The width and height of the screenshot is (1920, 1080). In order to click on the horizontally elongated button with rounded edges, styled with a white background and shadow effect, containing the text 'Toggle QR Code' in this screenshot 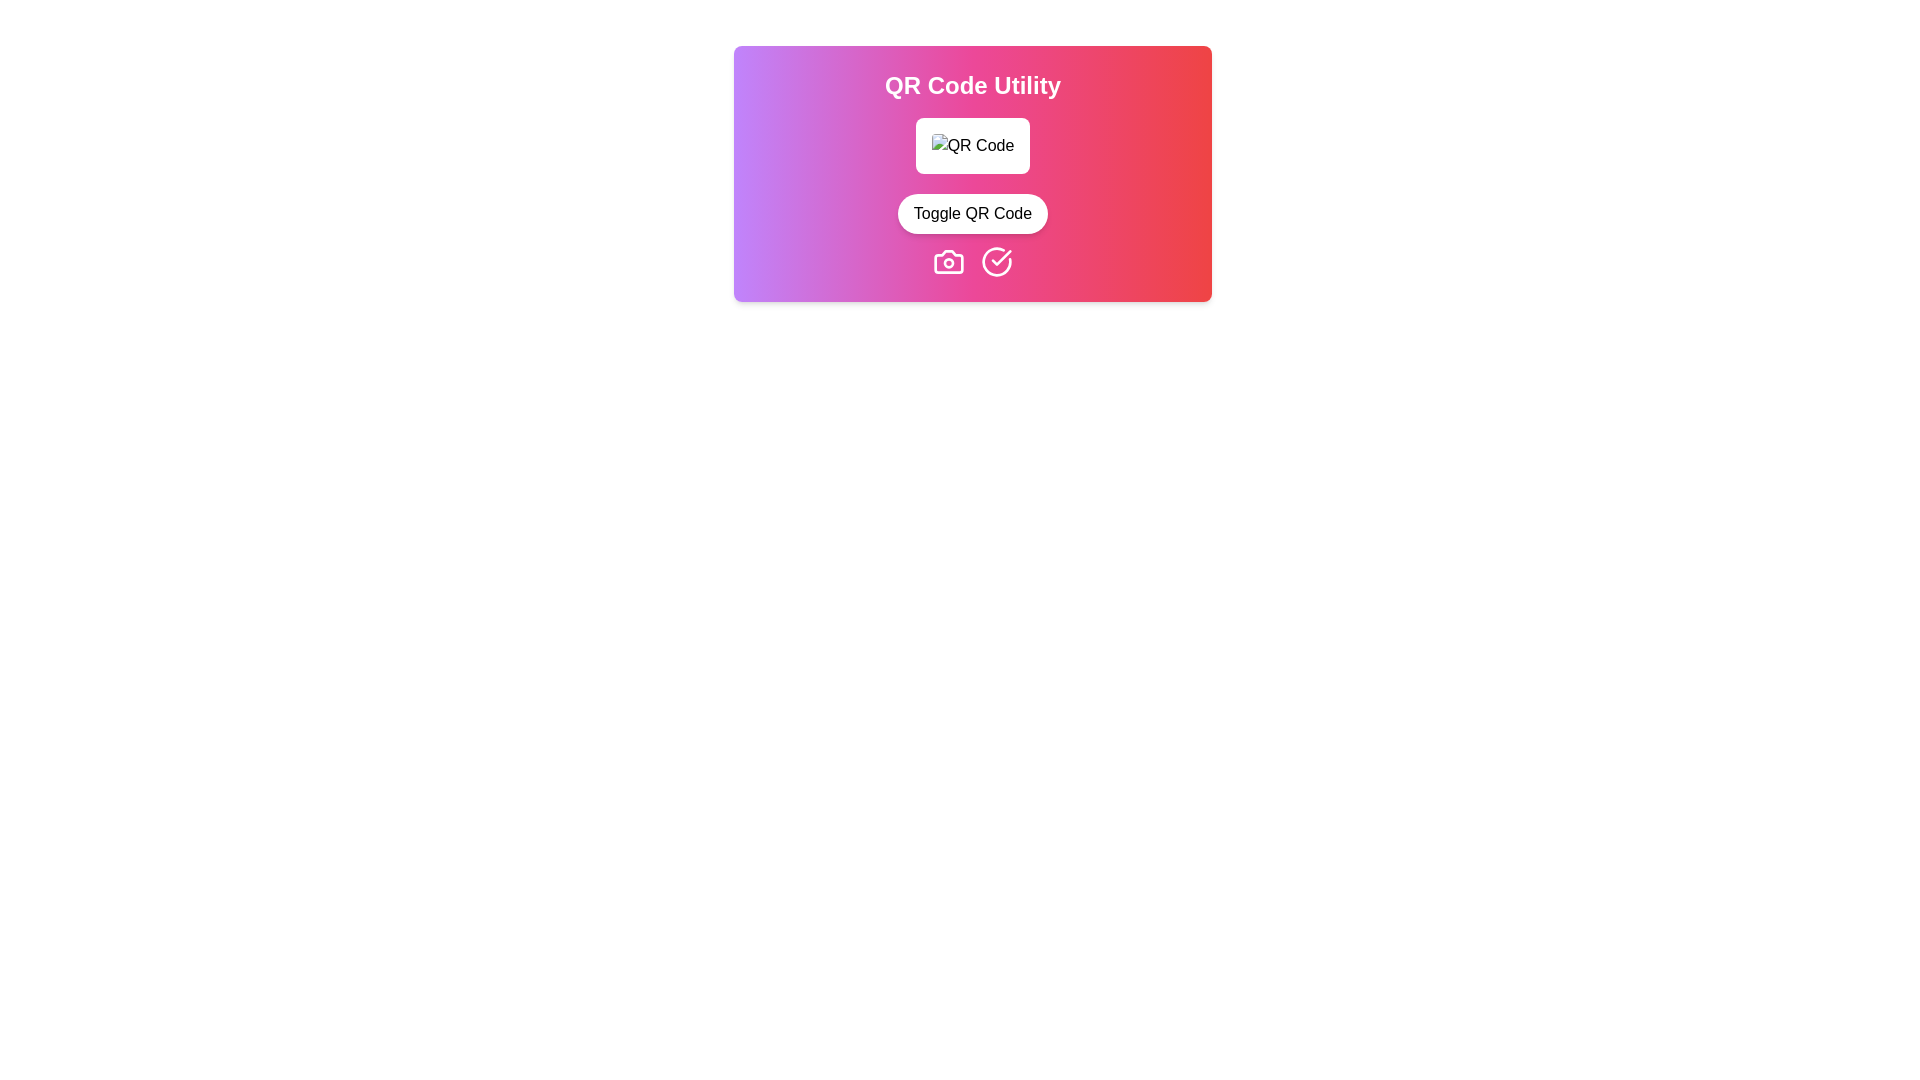, I will do `click(973, 213)`.